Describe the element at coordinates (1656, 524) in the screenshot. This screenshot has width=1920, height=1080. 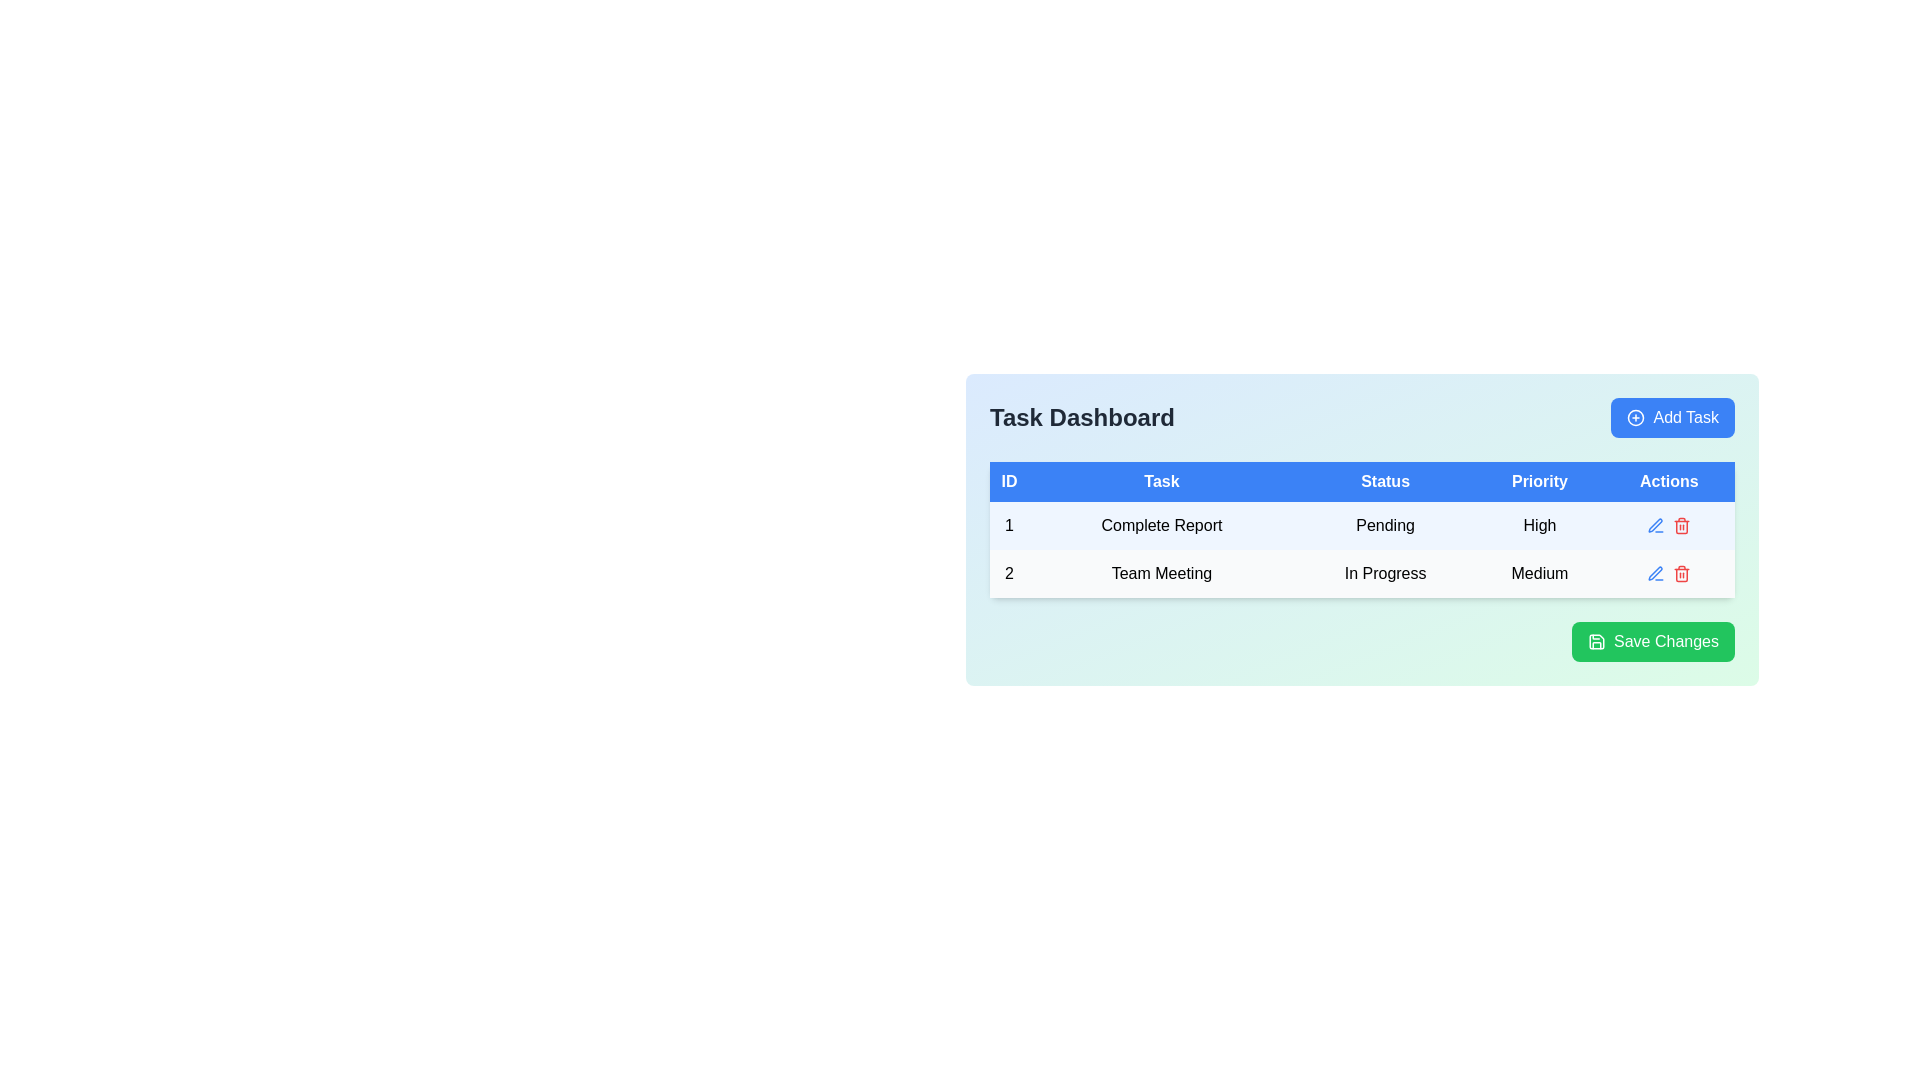
I see `the edit icon button located in the first position of the 'Actions' column in the second row of the table` at that location.